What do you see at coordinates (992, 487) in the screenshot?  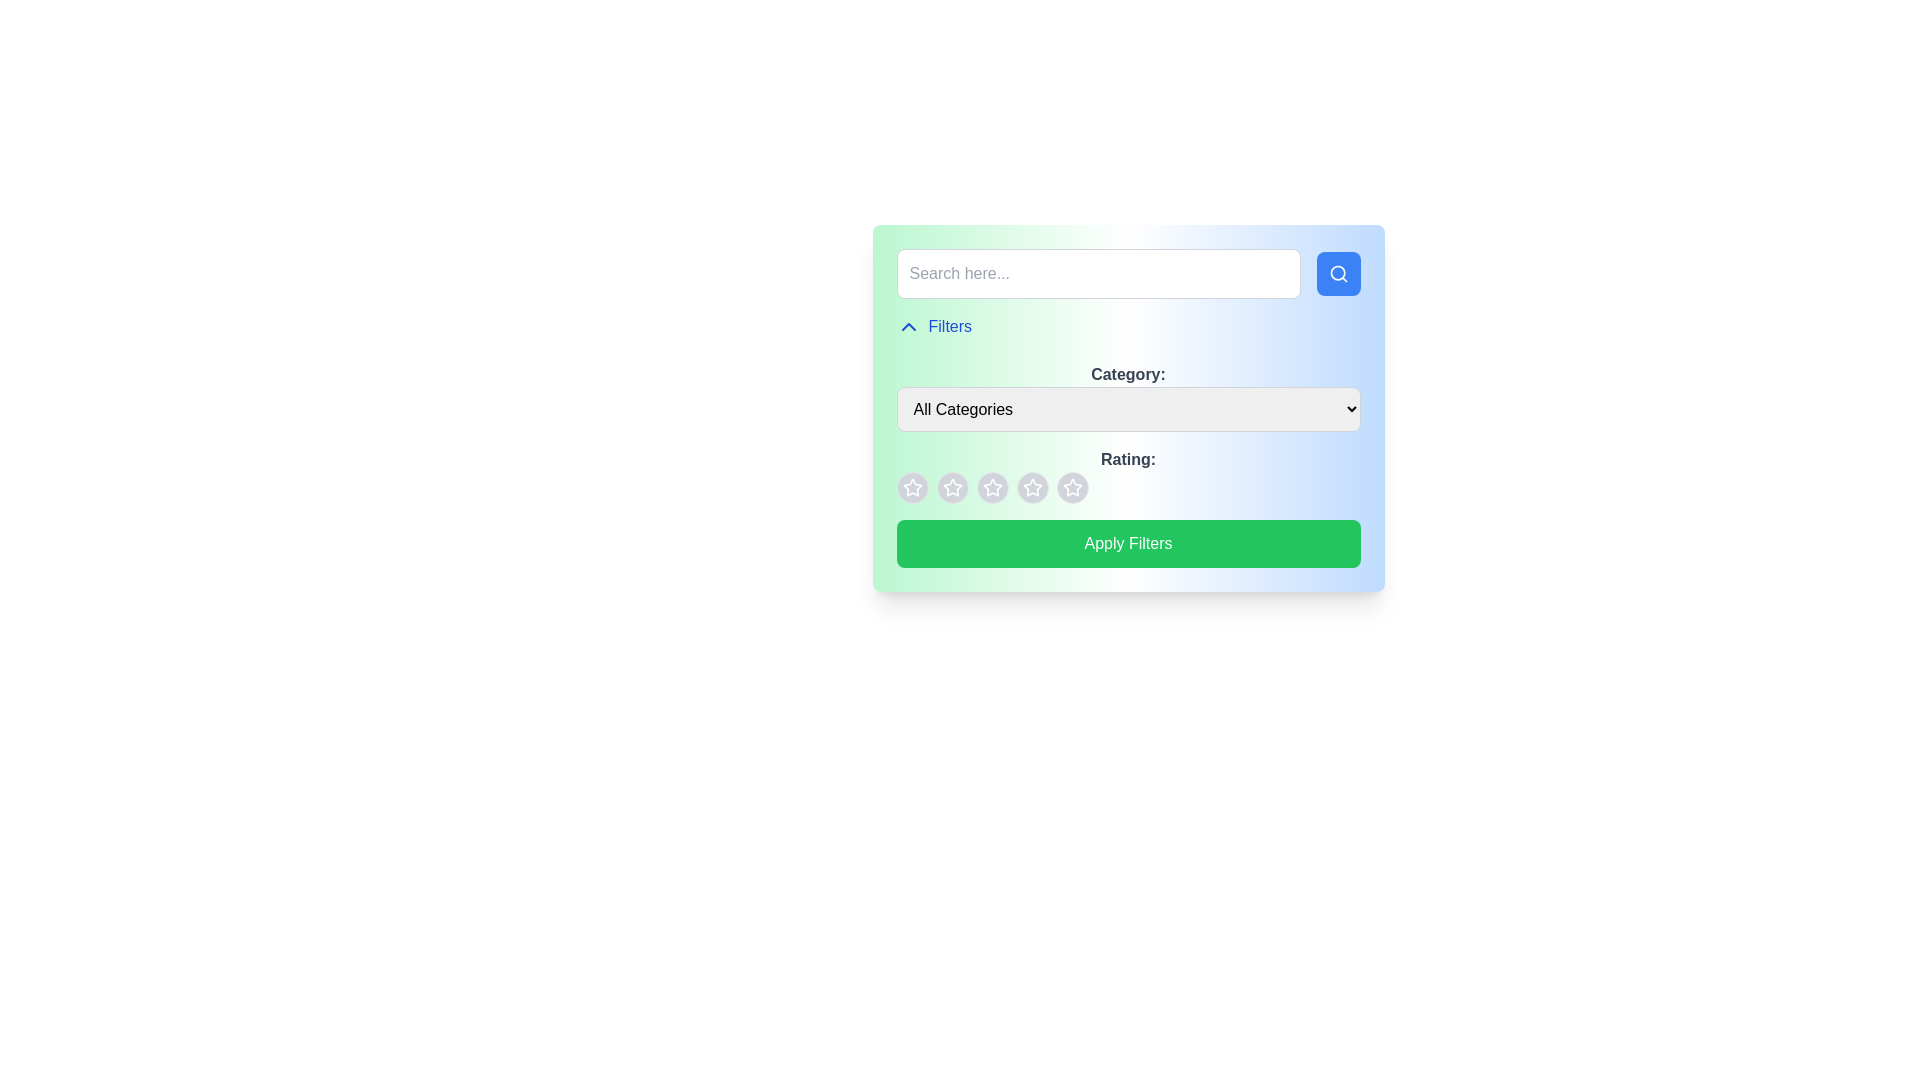 I see `the second star icon in the horizontal row of rating stars below the 'Rating' label by` at bounding box center [992, 487].